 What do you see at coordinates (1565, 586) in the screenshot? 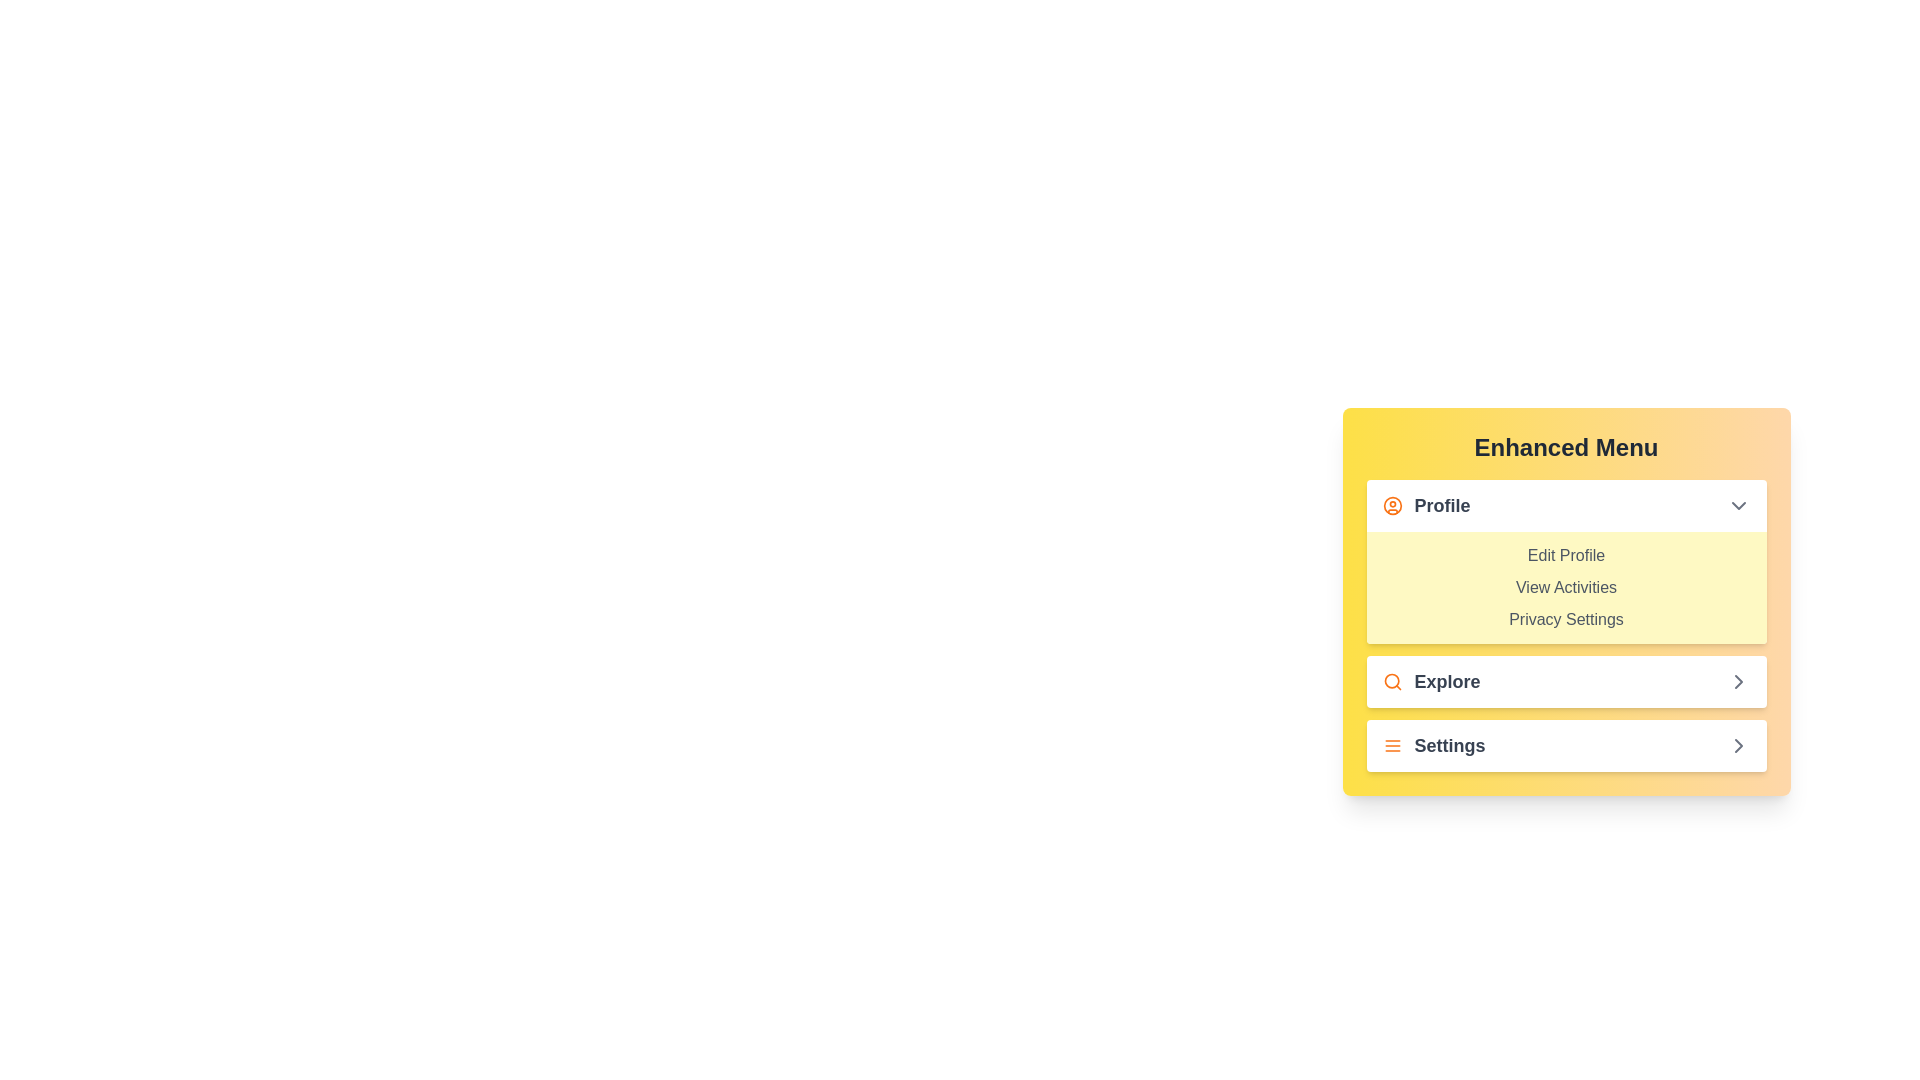
I see `the navigation link labeled as the second item under the 'Profile' category, which directs the user` at bounding box center [1565, 586].